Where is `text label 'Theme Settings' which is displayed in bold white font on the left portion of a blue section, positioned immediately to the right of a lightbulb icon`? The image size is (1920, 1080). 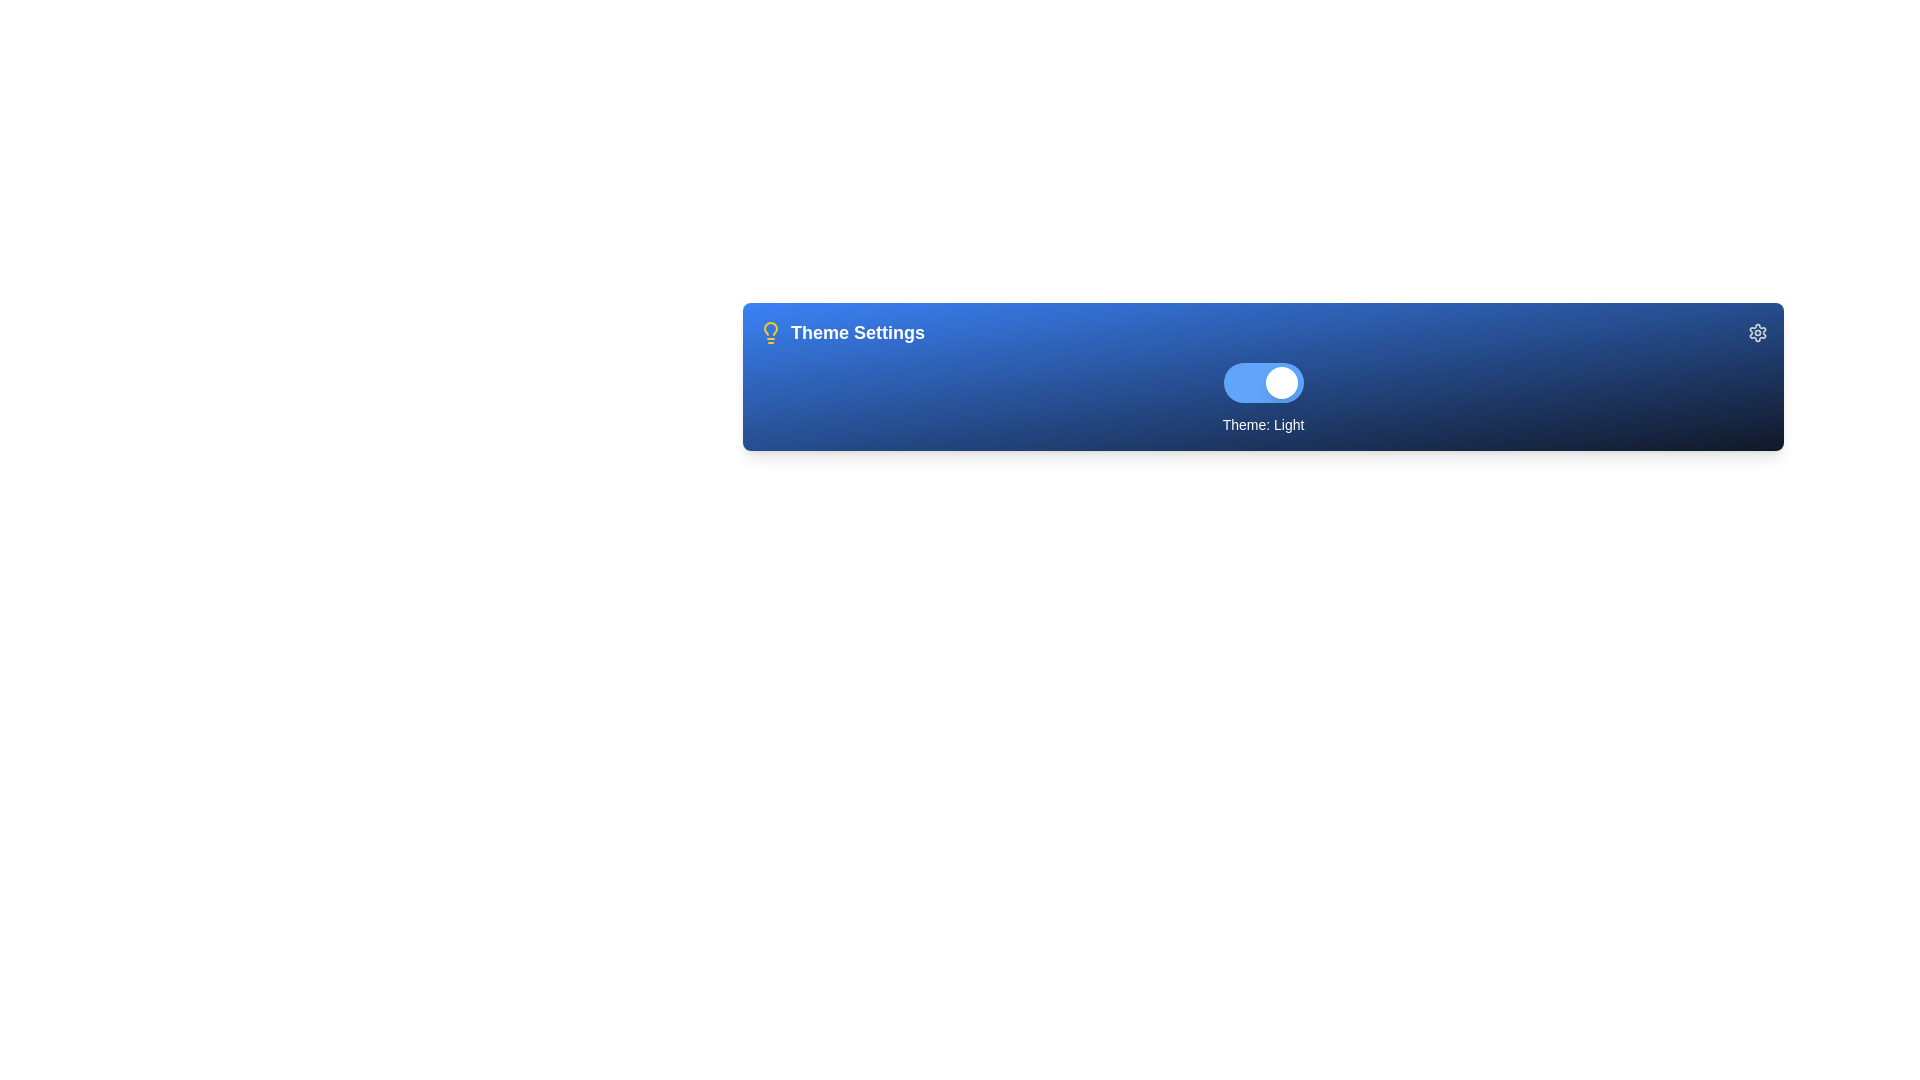 text label 'Theme Settings' which is displayed in bold white font on the left portion of a blue section, positioned immediately to the right of a lightbulb icon is located at coordinates (858, 331).